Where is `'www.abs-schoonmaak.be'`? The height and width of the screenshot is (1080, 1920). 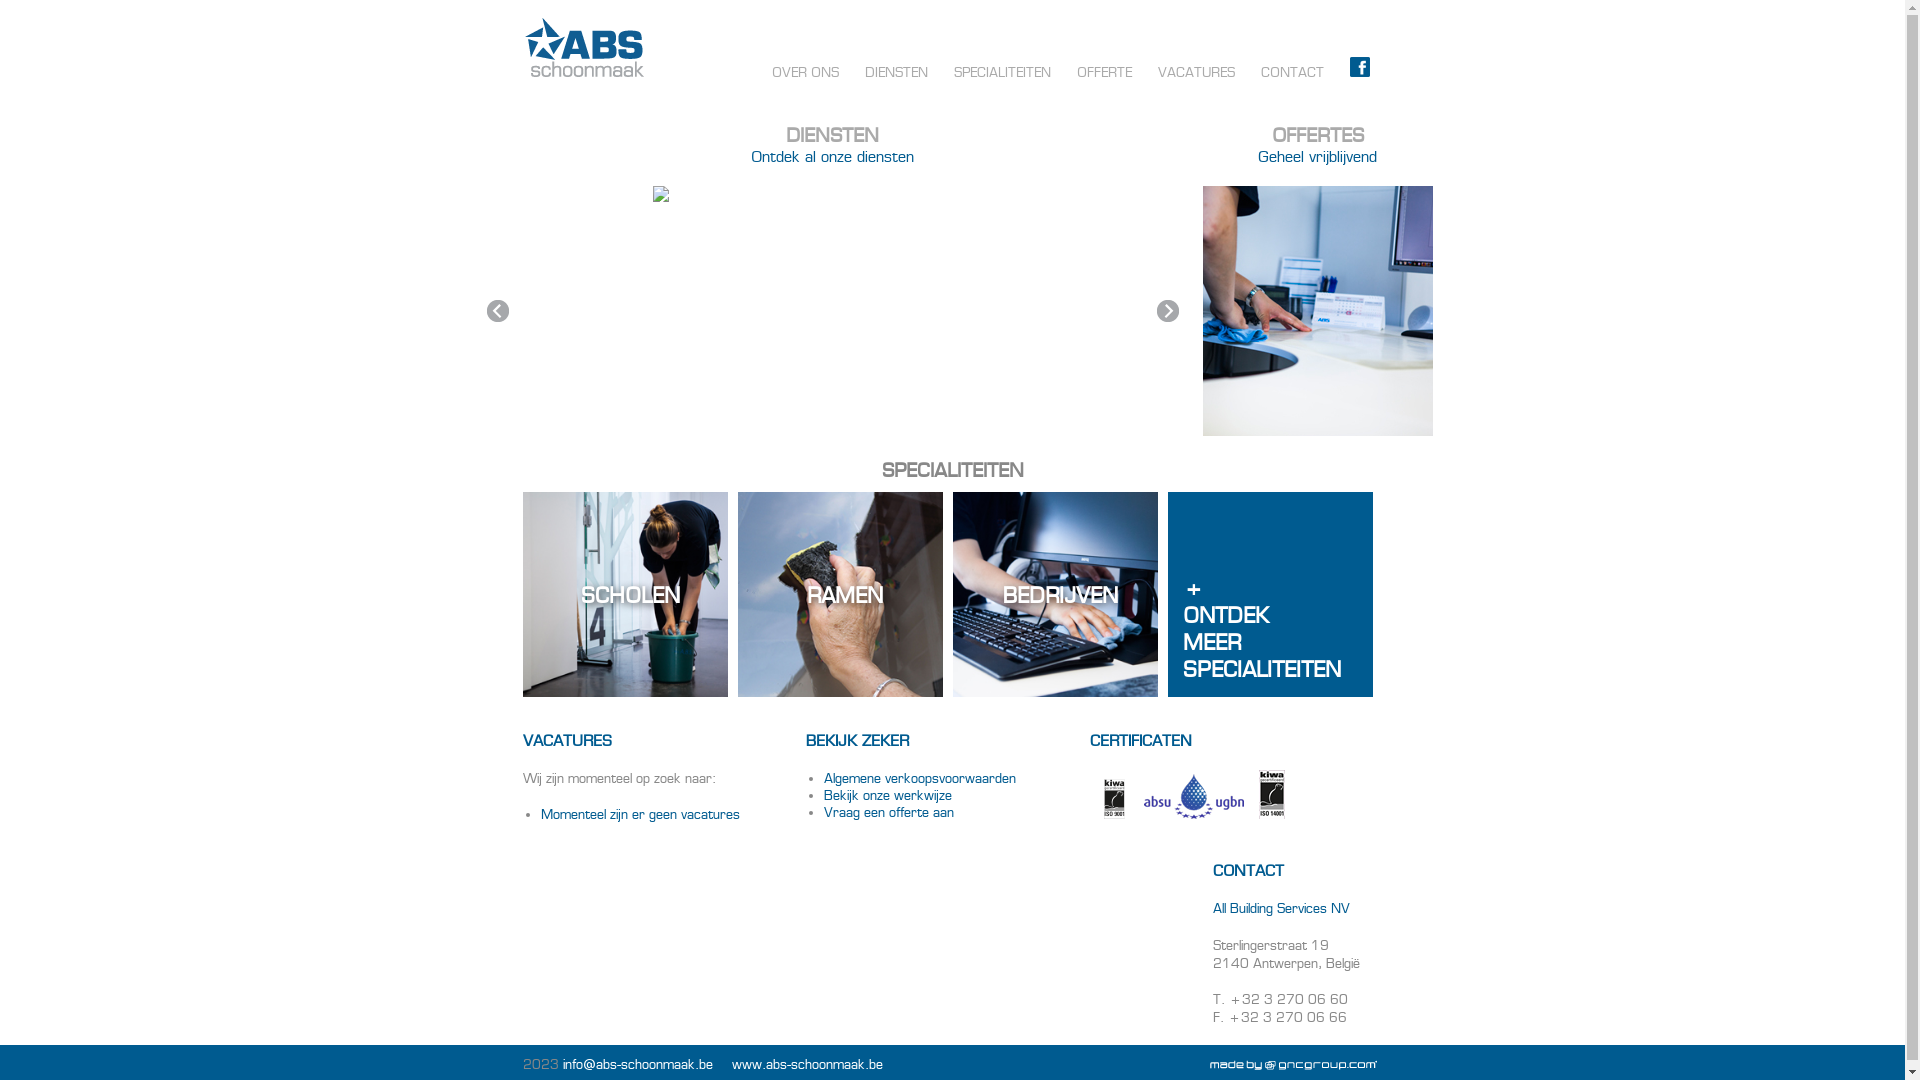
'www.abs-schoonmaak.be' is located at coordinates (807, 1063).